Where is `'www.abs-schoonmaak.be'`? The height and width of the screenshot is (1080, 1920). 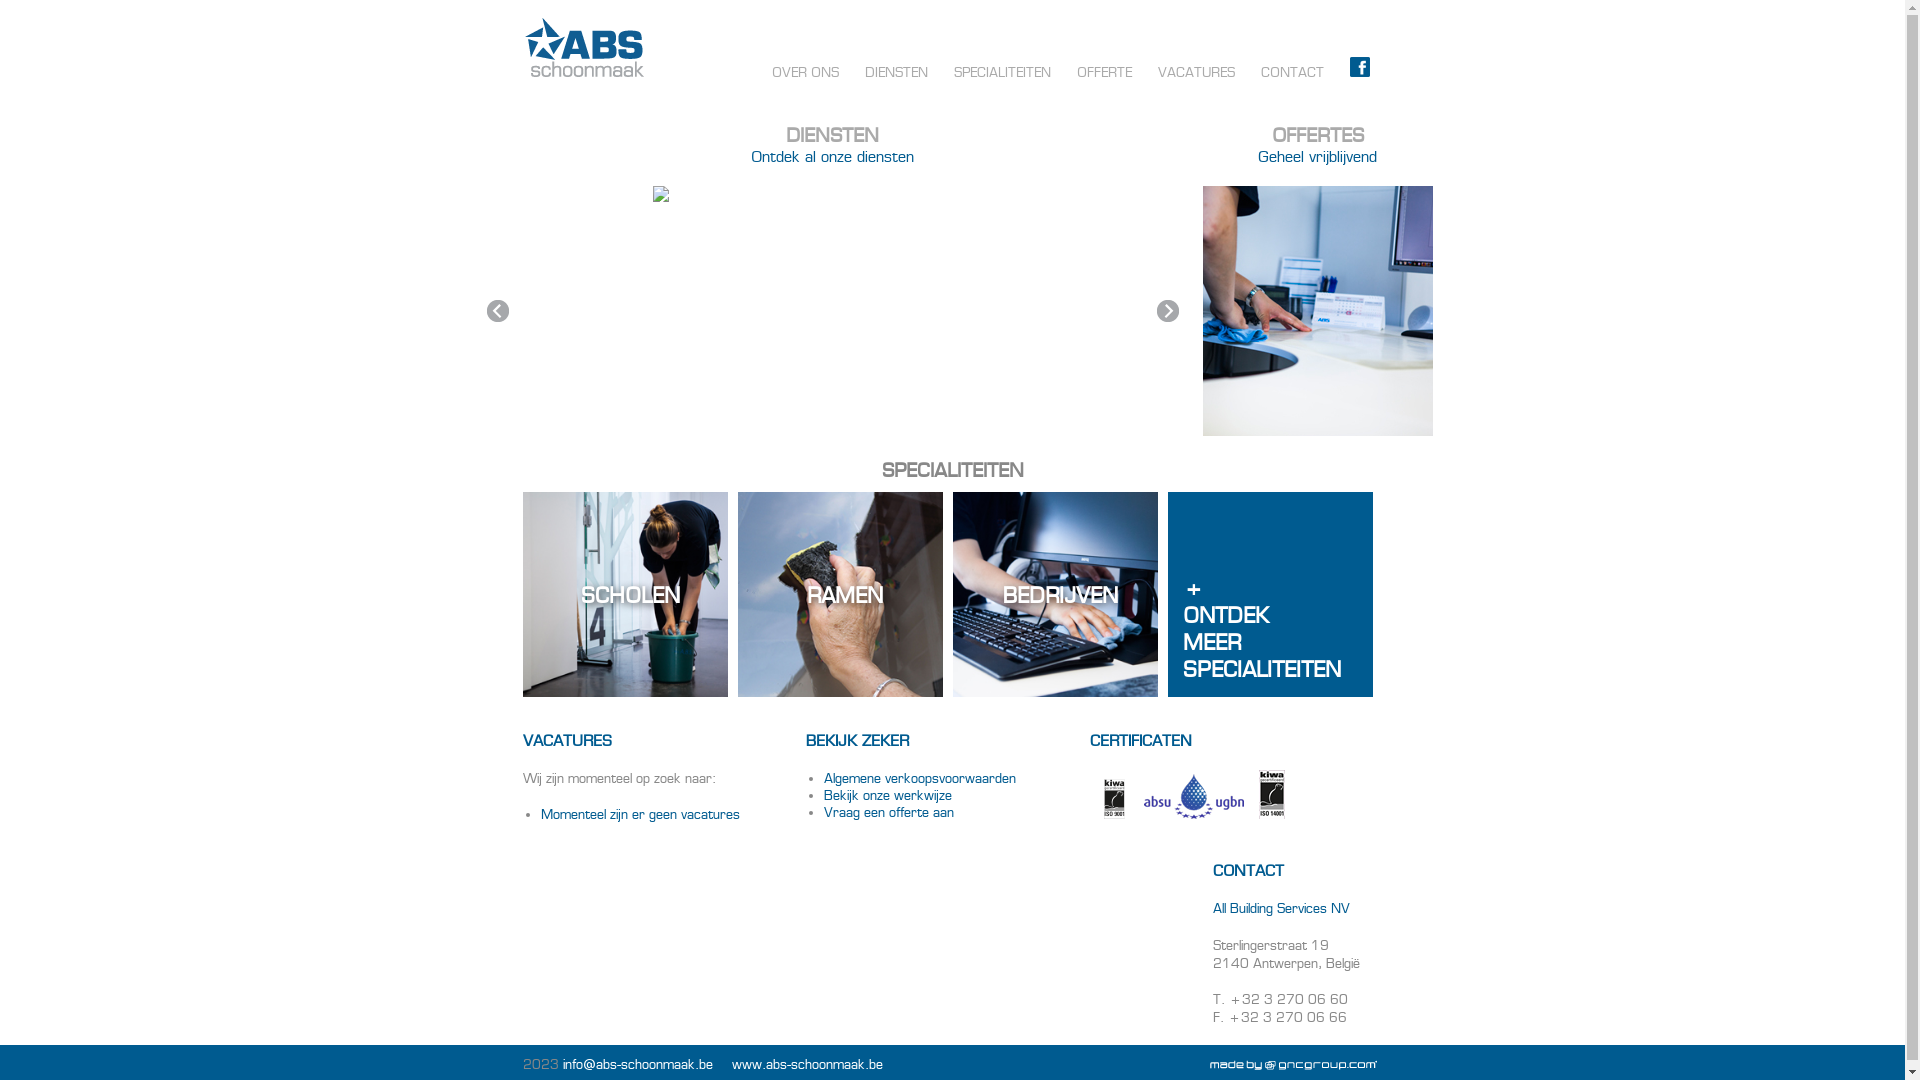
'www.abs-schoonmaak.be' is located at coordinates (807, 1063).